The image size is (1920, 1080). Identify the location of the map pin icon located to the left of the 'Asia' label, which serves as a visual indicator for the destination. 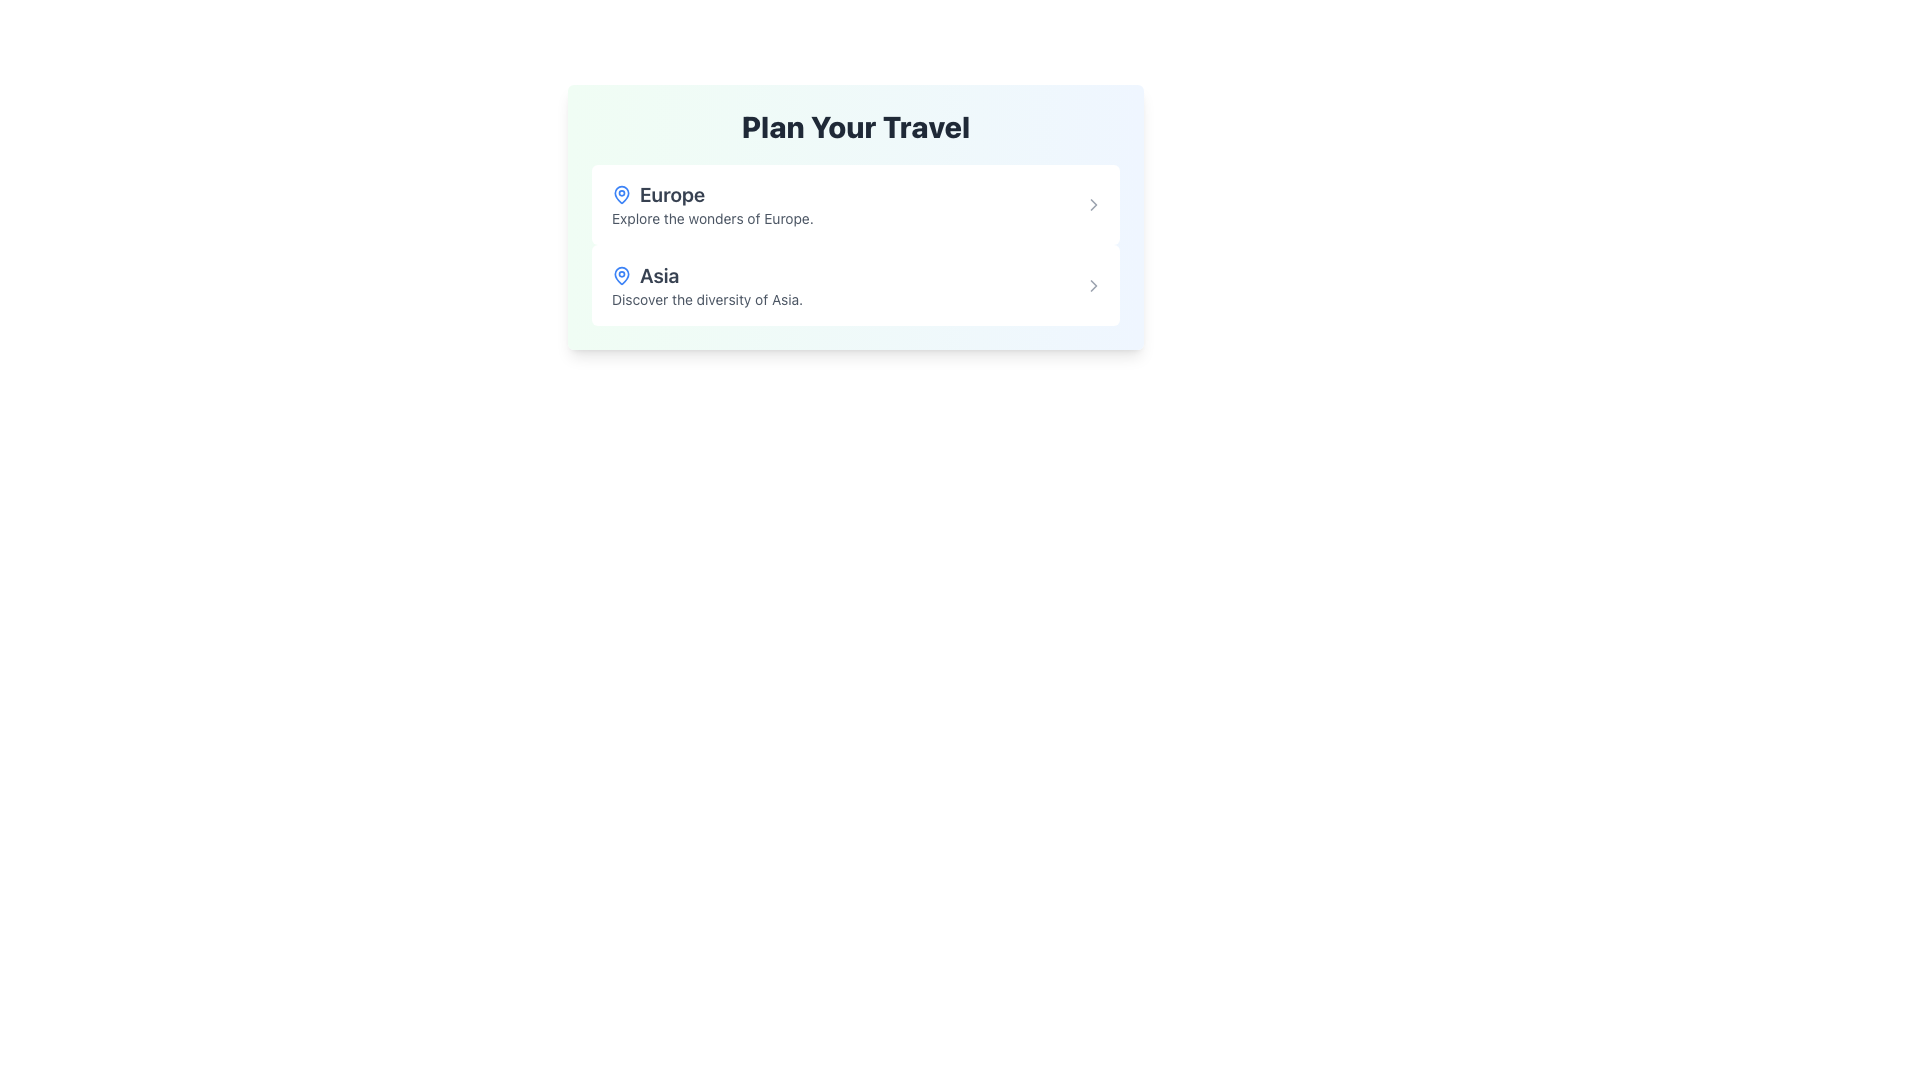
(621, 276).